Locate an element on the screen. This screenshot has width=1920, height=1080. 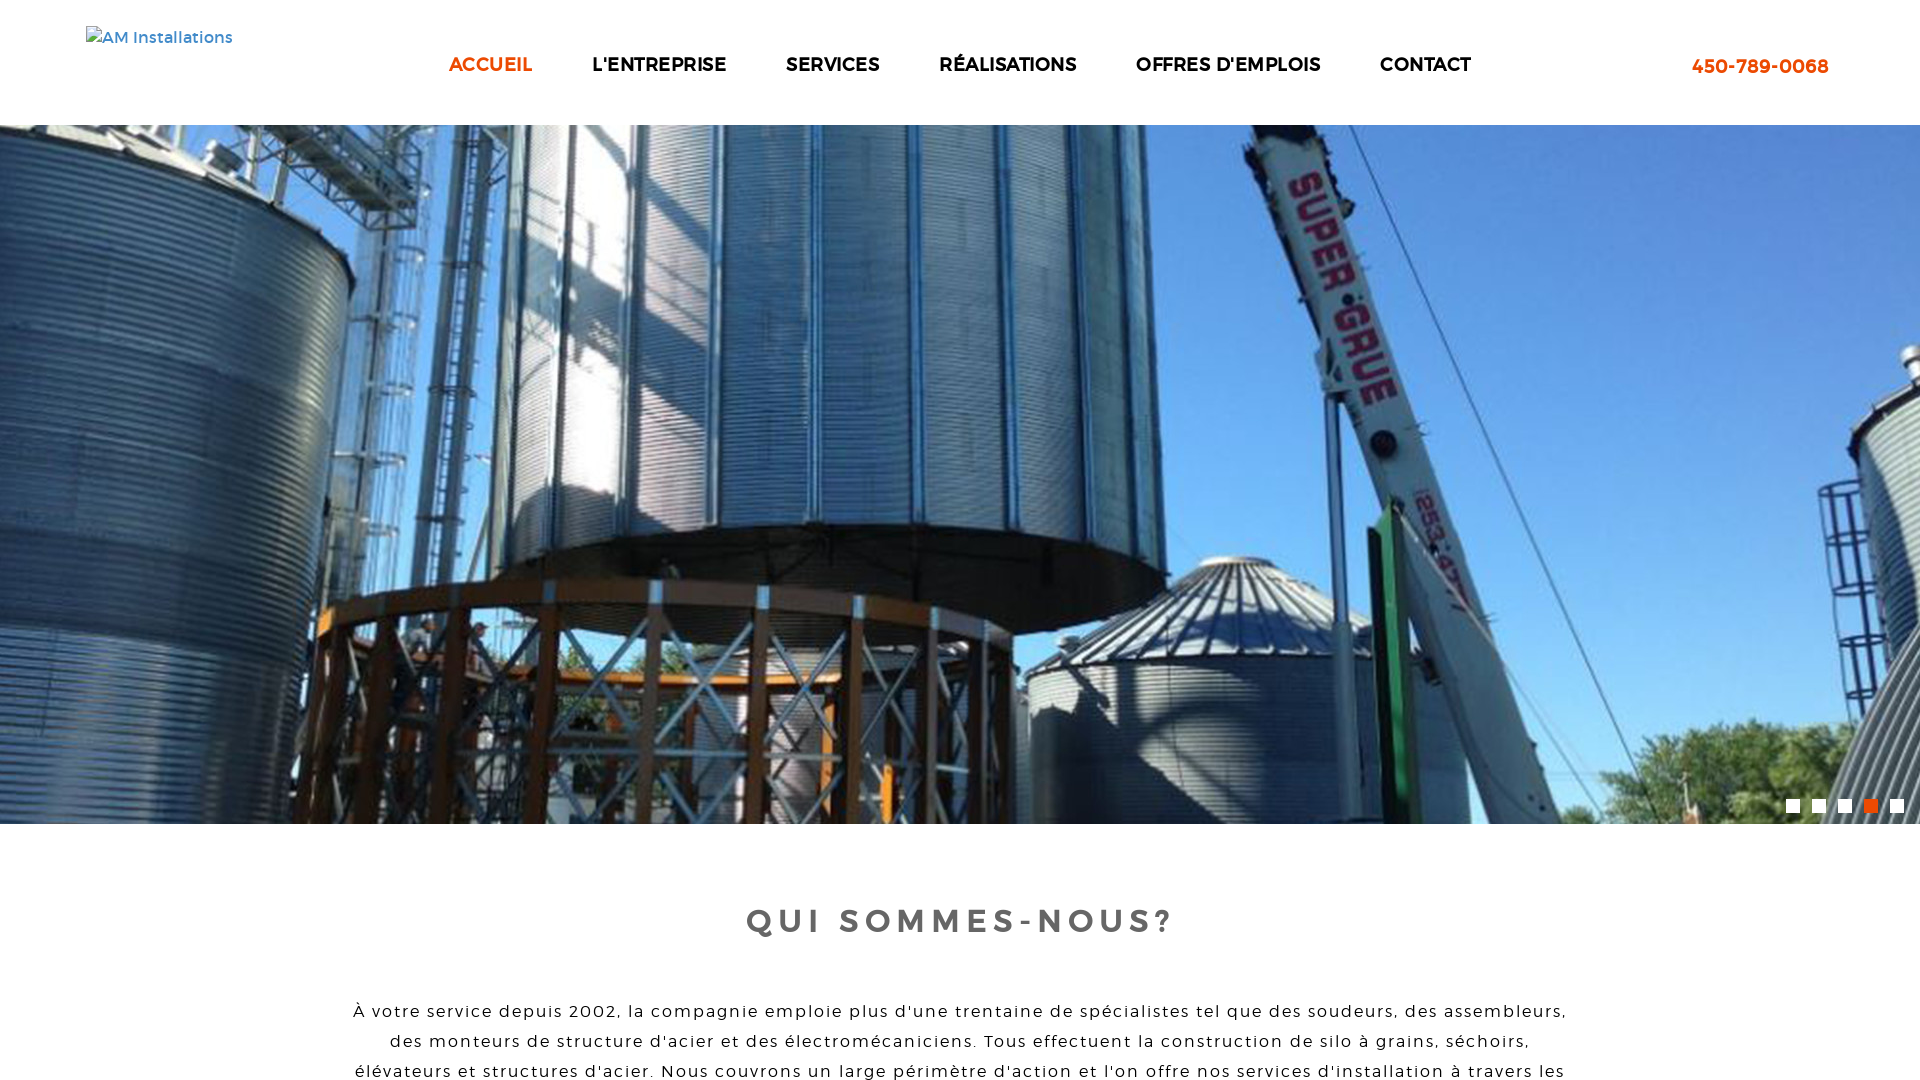
'OFFRES D'EMPLOIS' is located at coordinates (1136, 64).